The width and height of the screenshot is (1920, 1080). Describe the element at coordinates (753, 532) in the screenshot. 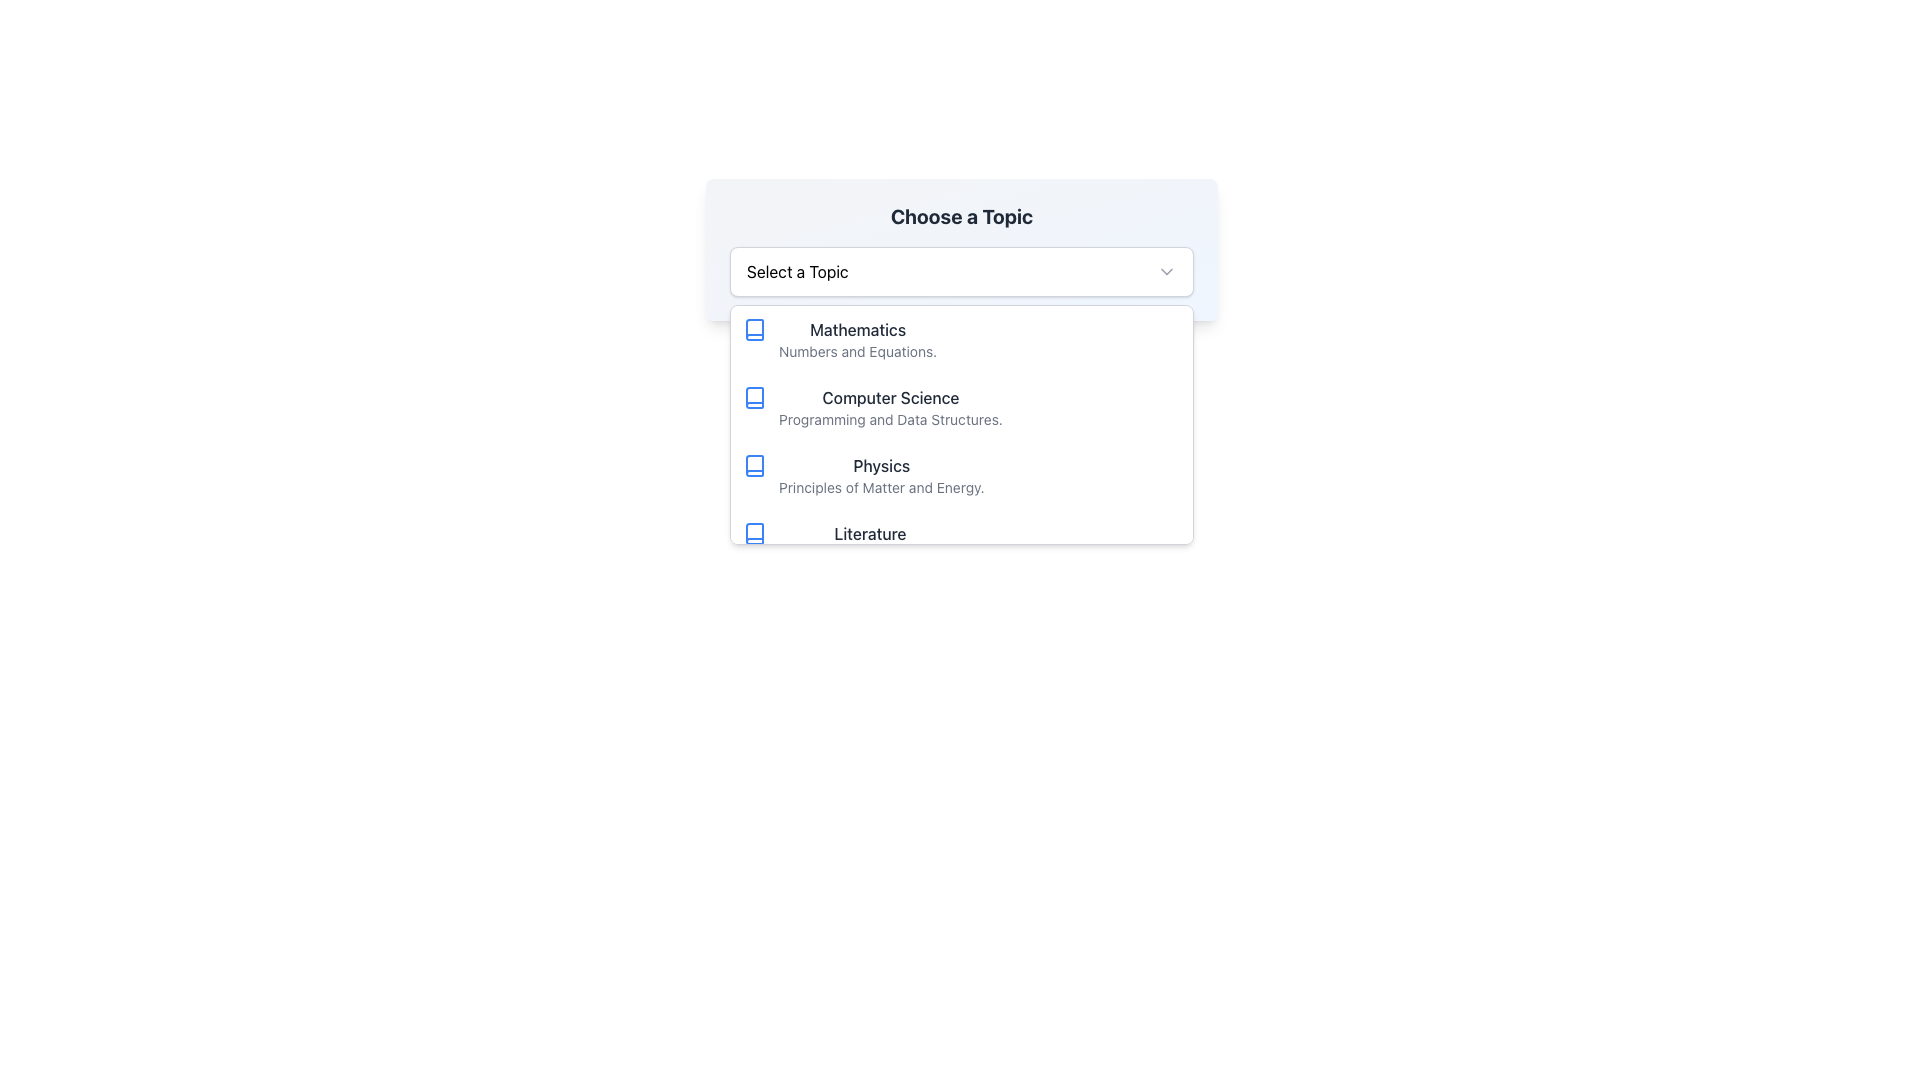

I see `the small blue book icon located to the left of the 'Literature' text in the dropdown list of topics` at that location.